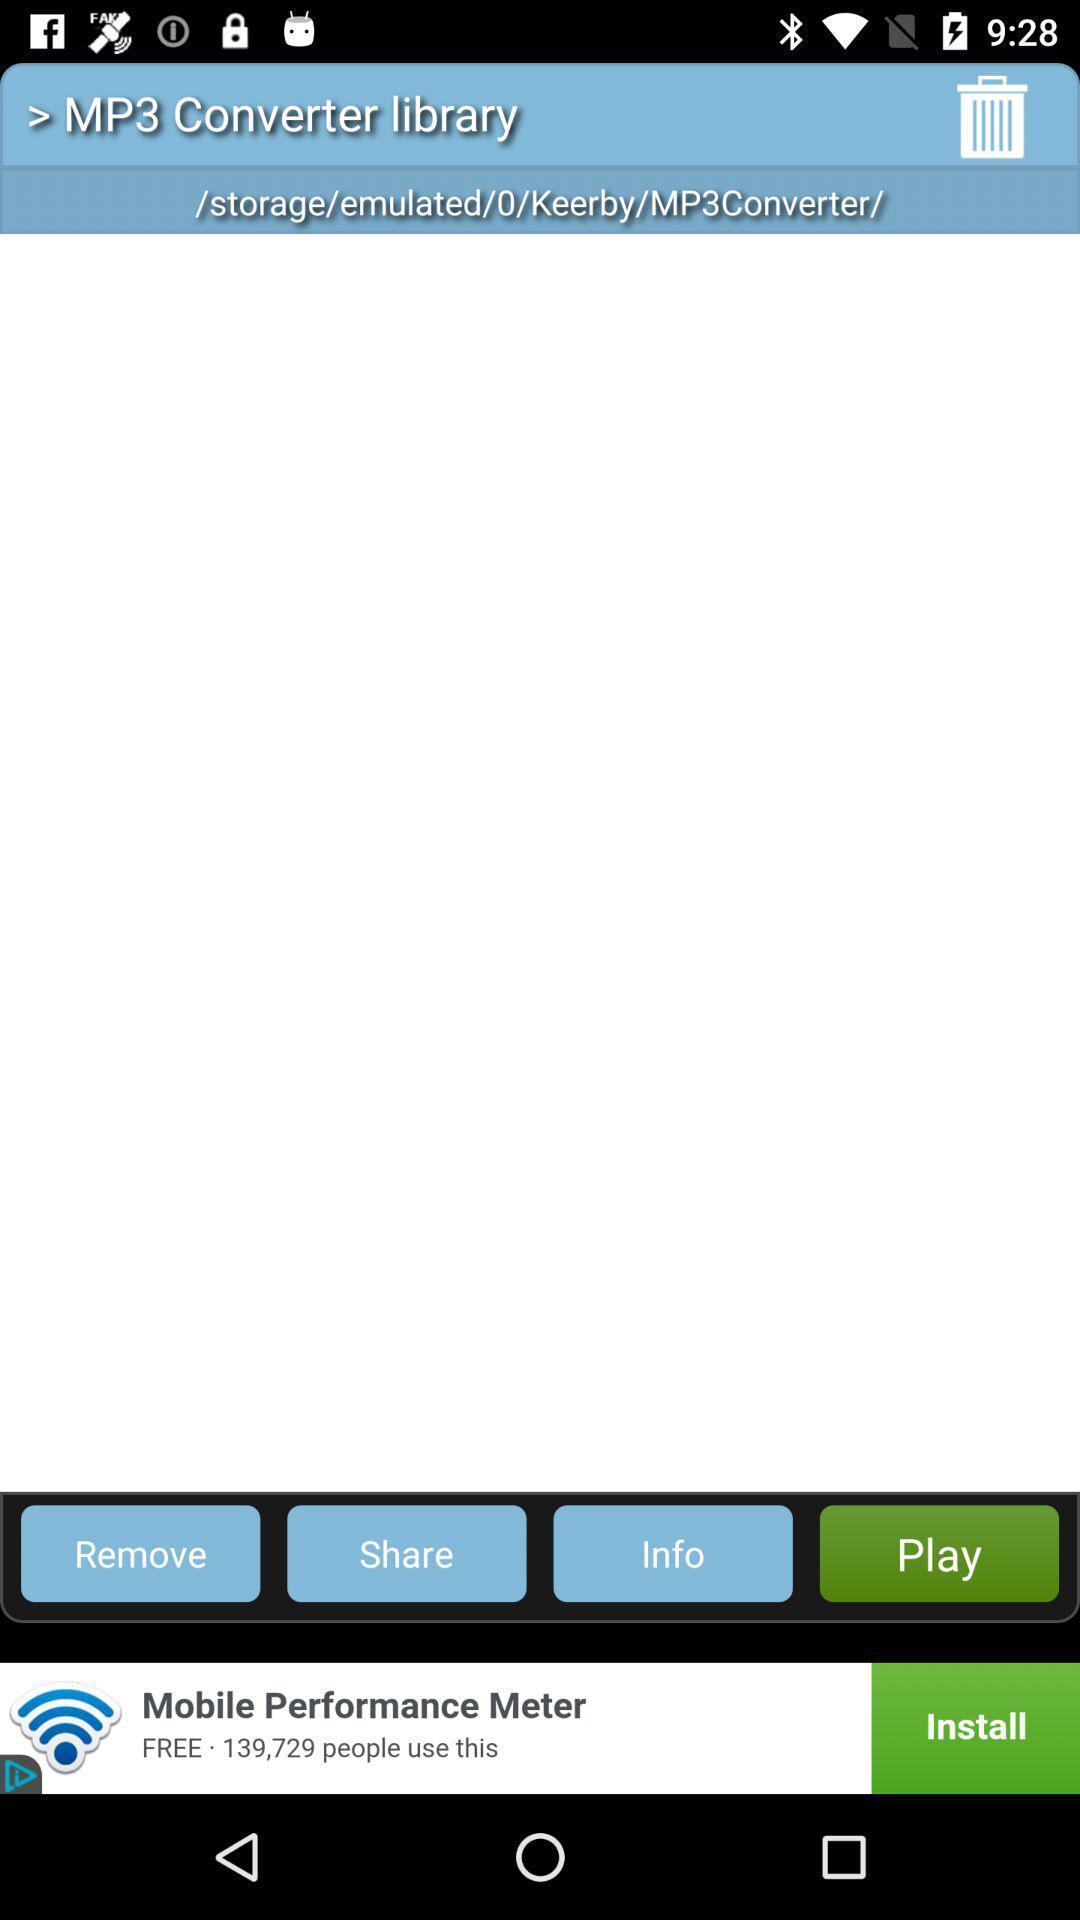  Describe the element at coordinates (139, 1552) in the screenshot. I see `the remove item` at that location.